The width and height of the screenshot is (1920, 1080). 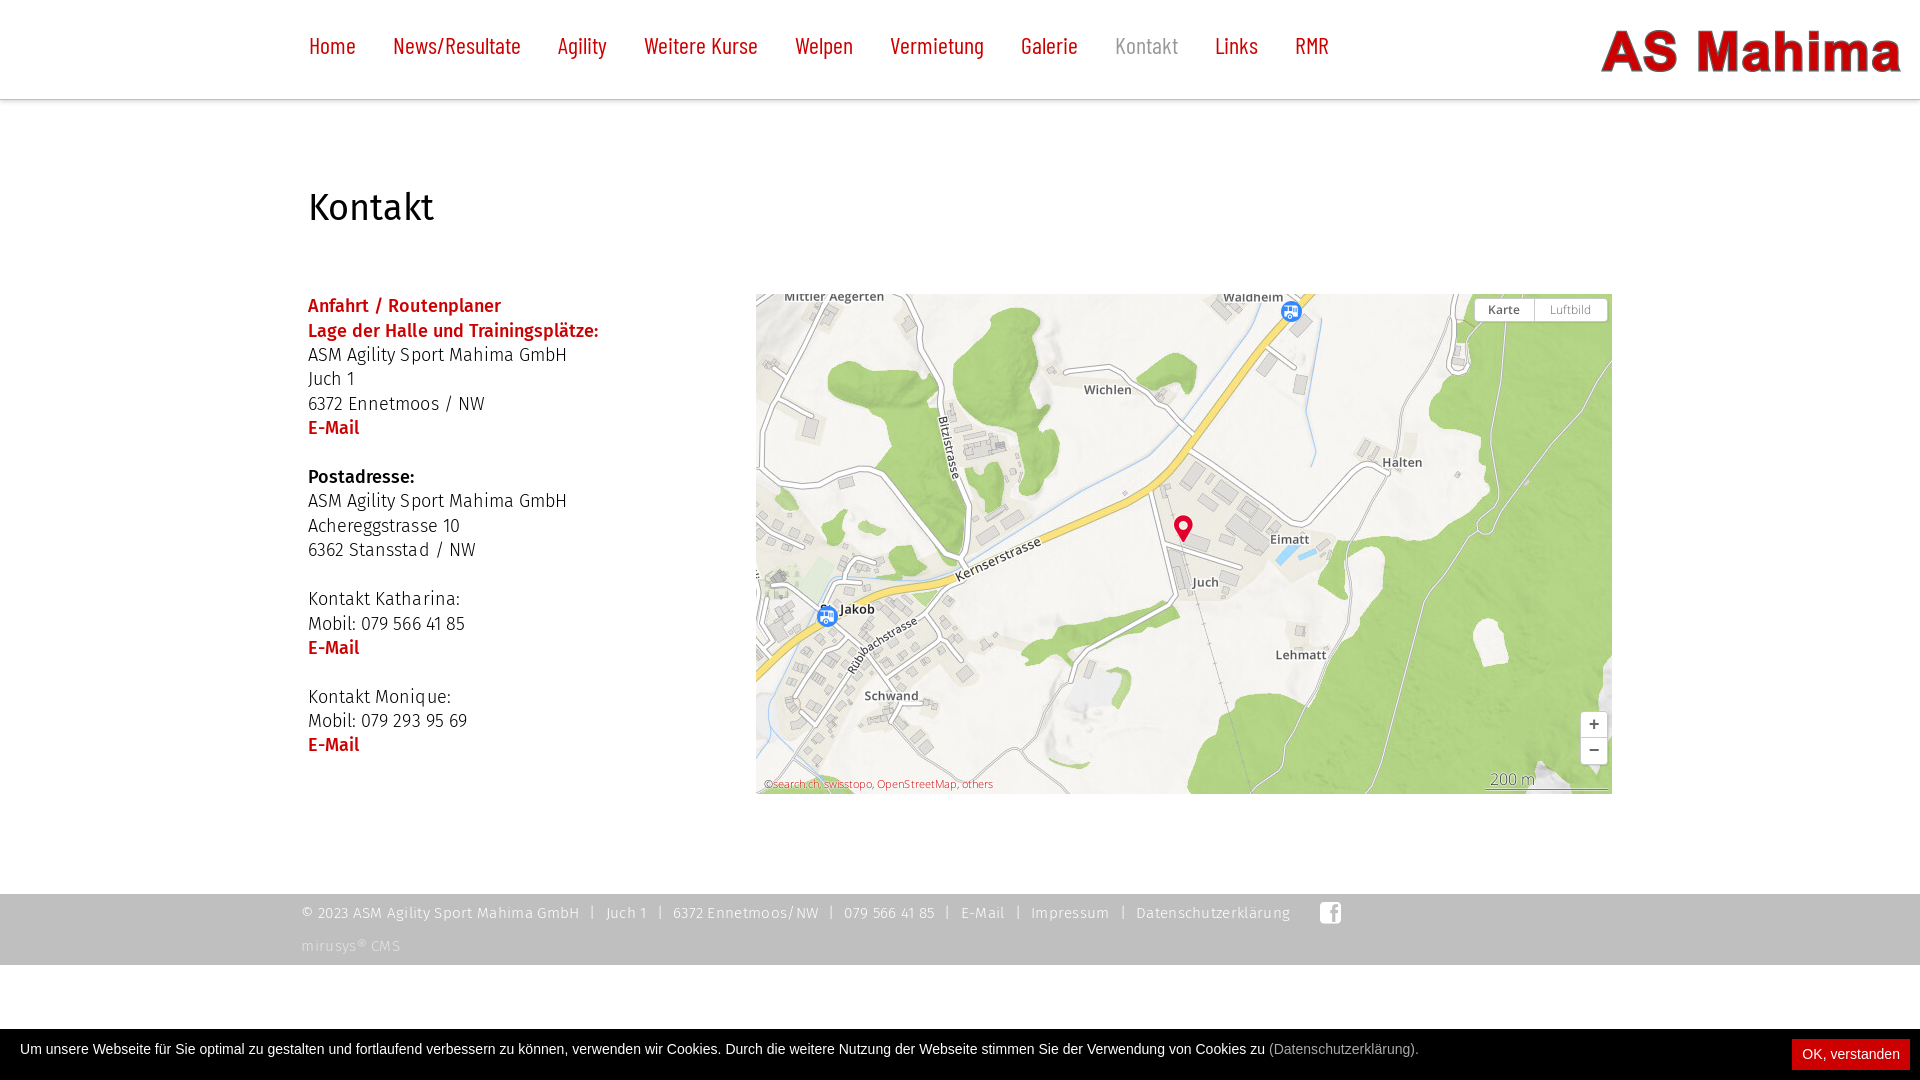 What do you see at coordinates (1069, 913) in the screenshot?
I see `'Impressum'` at bounding box center [1069, 913].